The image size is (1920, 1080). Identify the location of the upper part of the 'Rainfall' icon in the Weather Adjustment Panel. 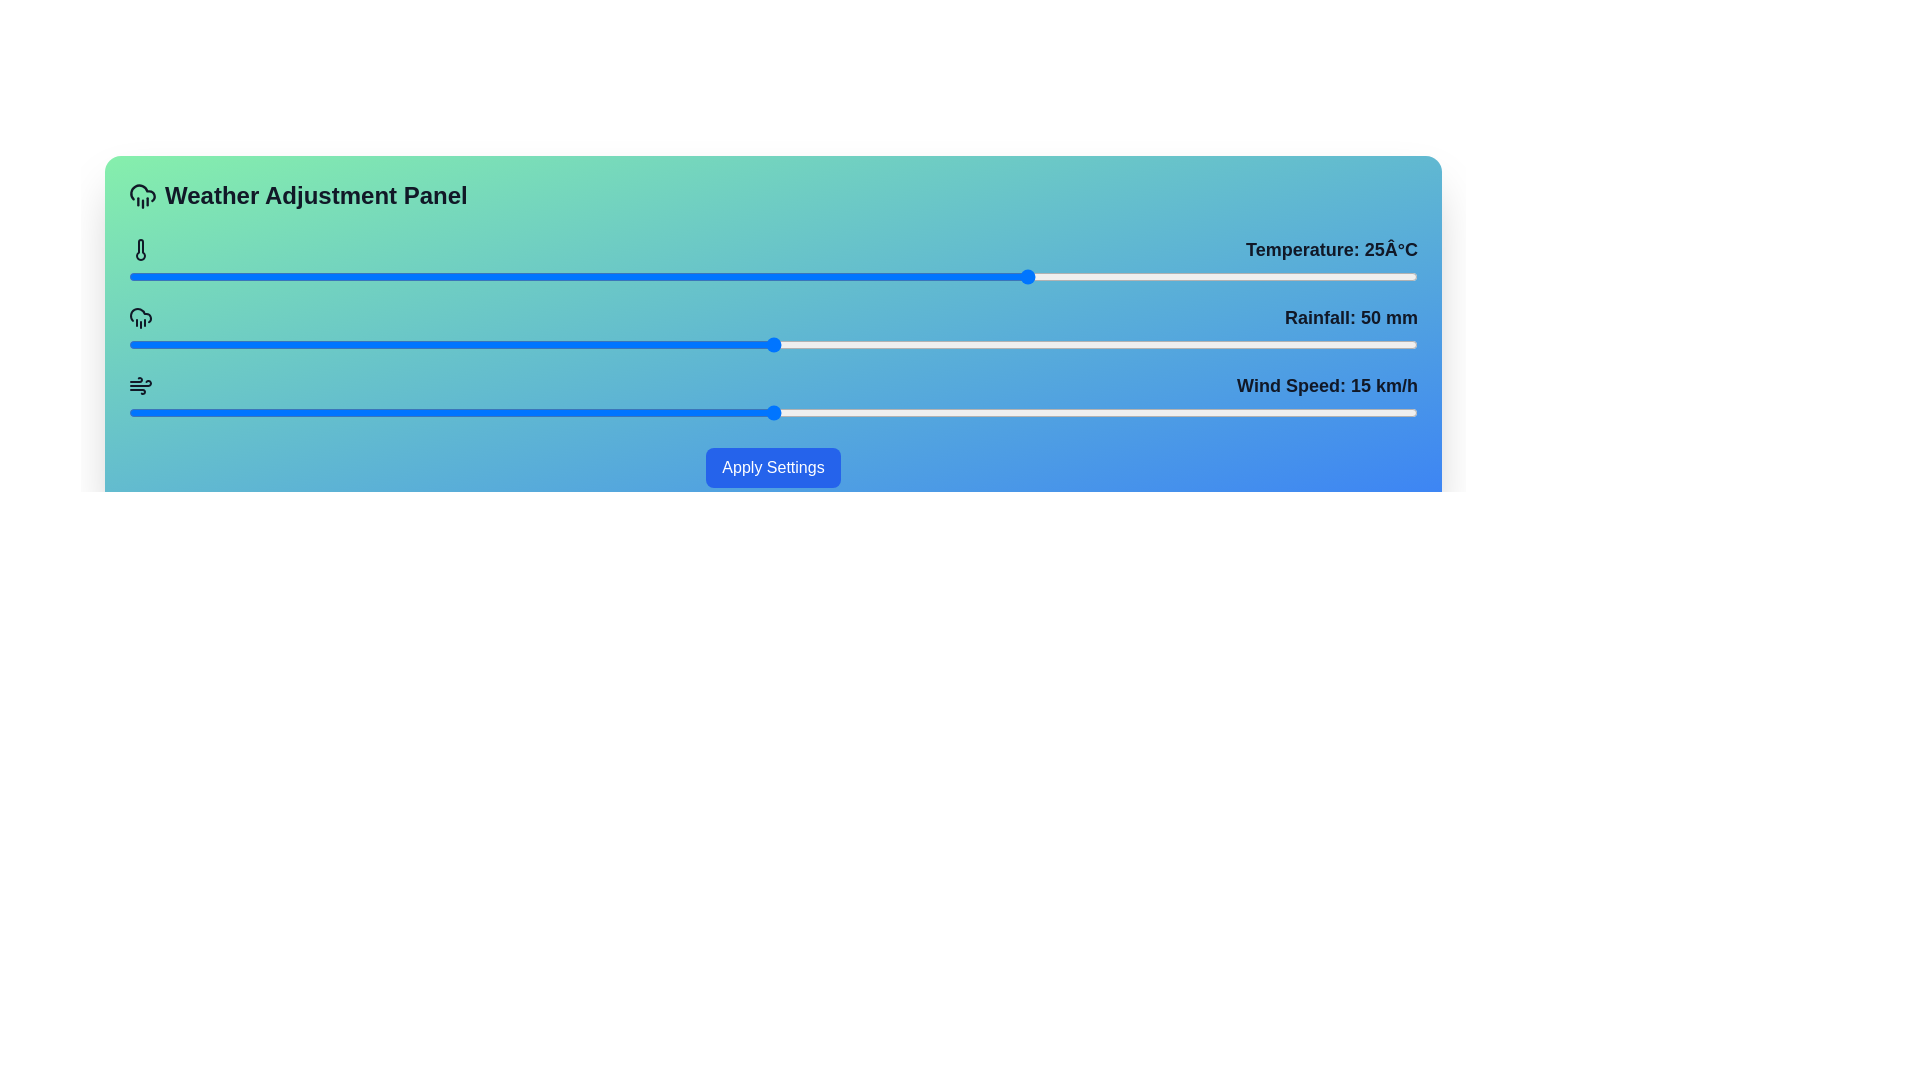
(142, 193).